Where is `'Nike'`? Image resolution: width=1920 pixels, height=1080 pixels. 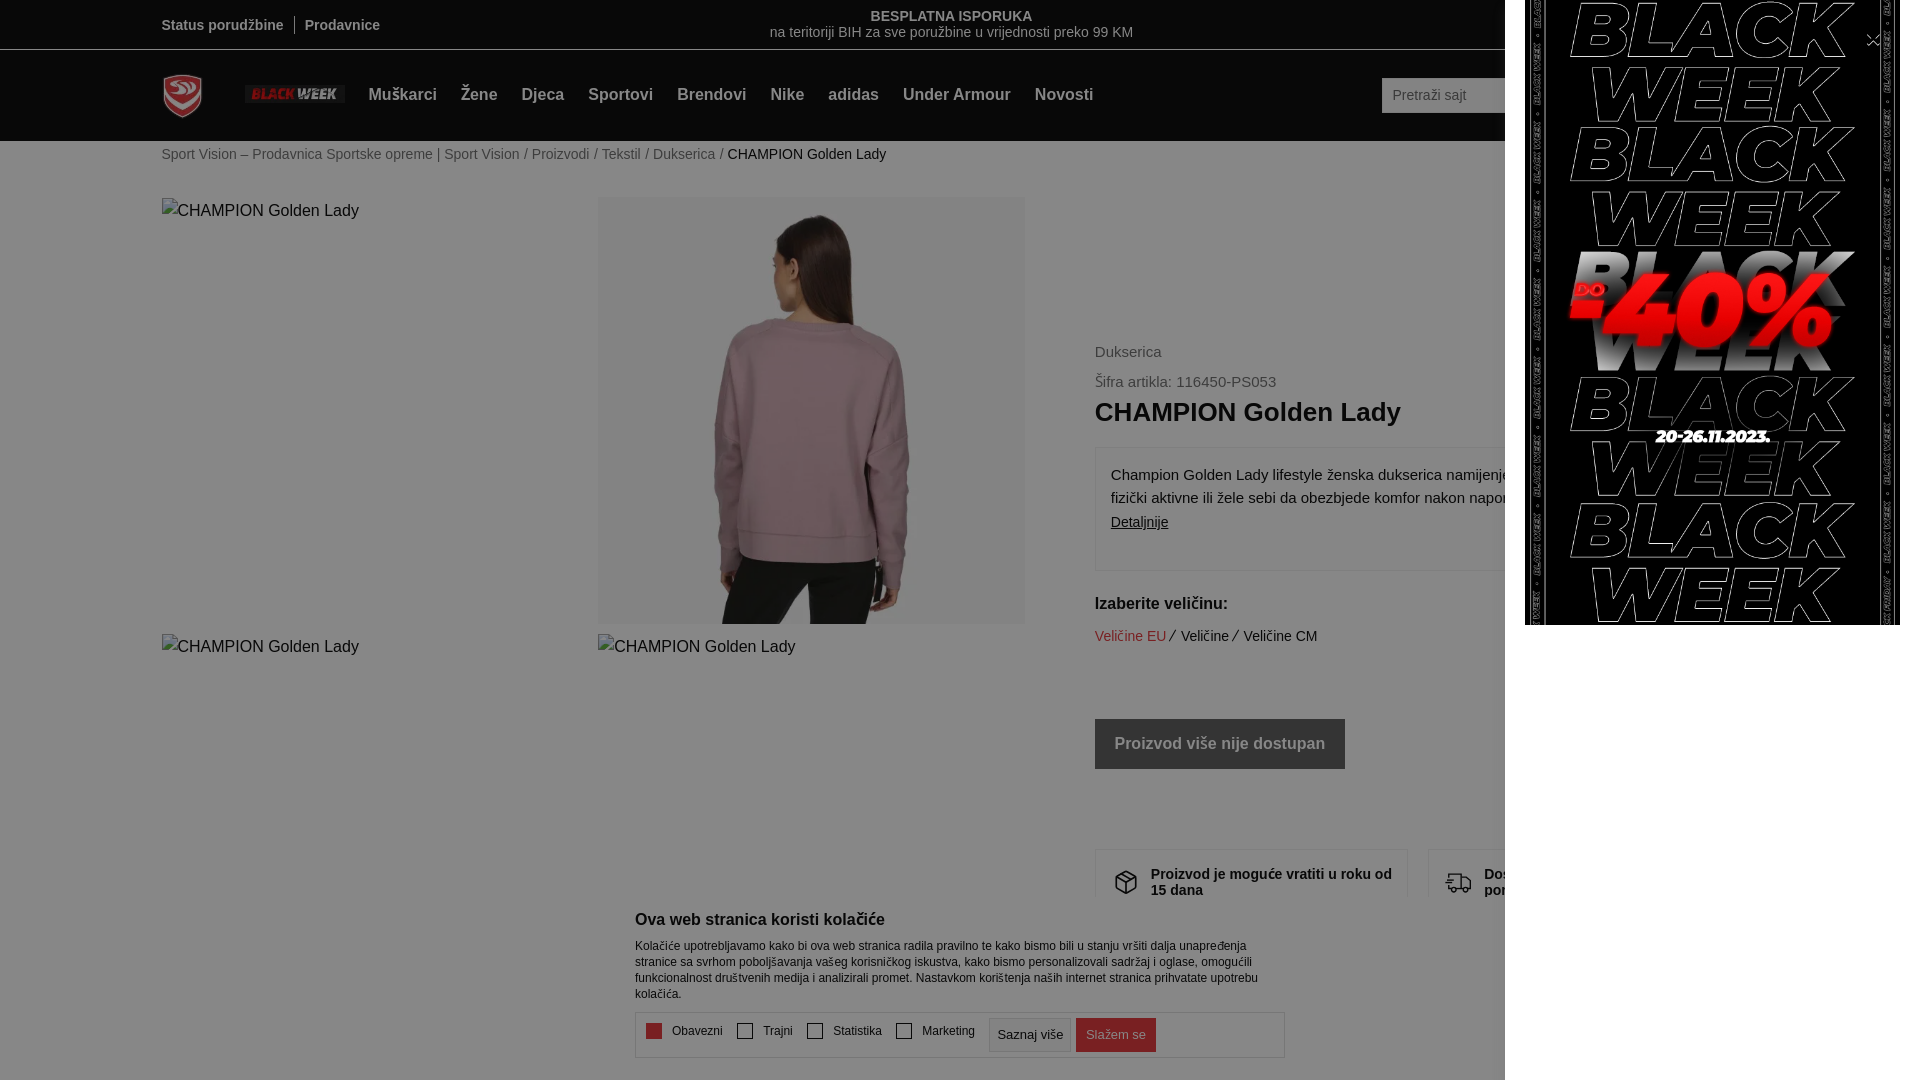
'Nike' is located at coordinates (786, 95).